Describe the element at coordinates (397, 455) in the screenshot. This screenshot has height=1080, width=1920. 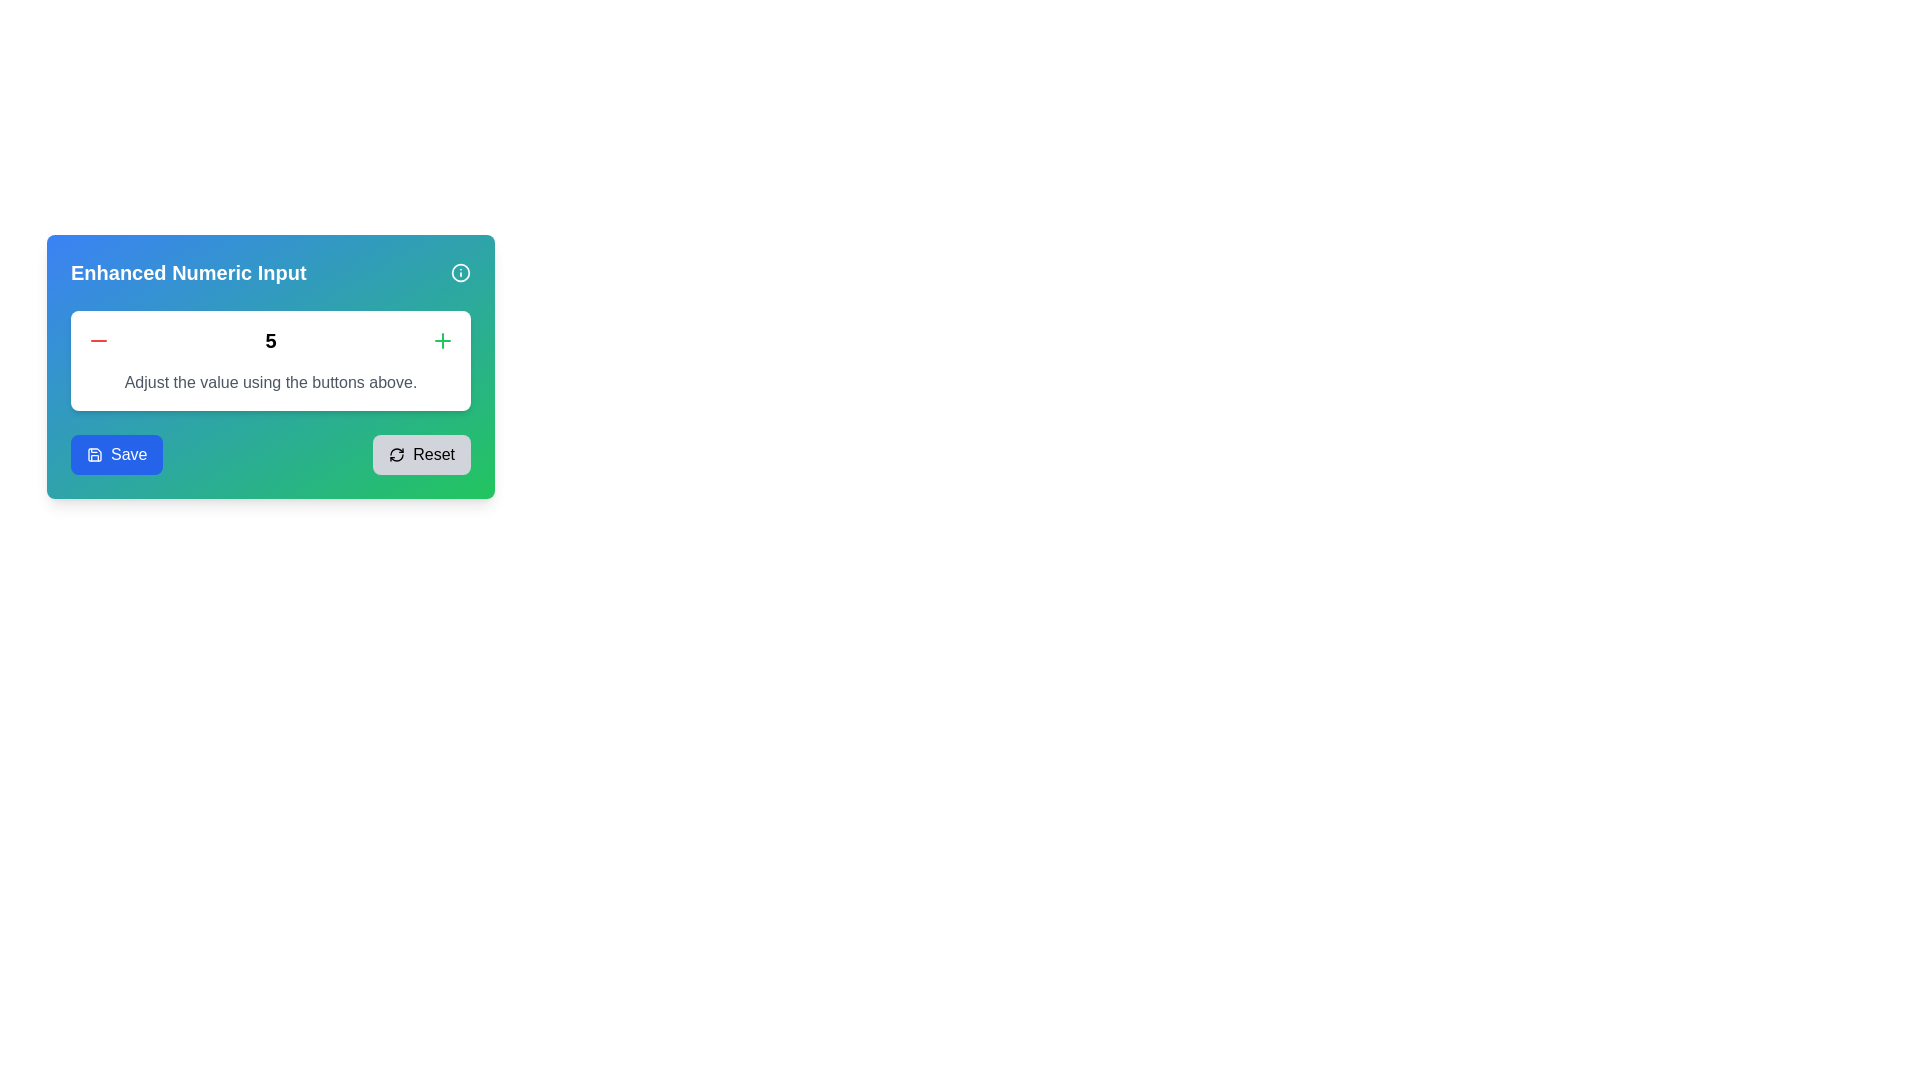
I see `the 'Reset' button which contains a refresh icon with two arrows in a circular arrangement` at that location.